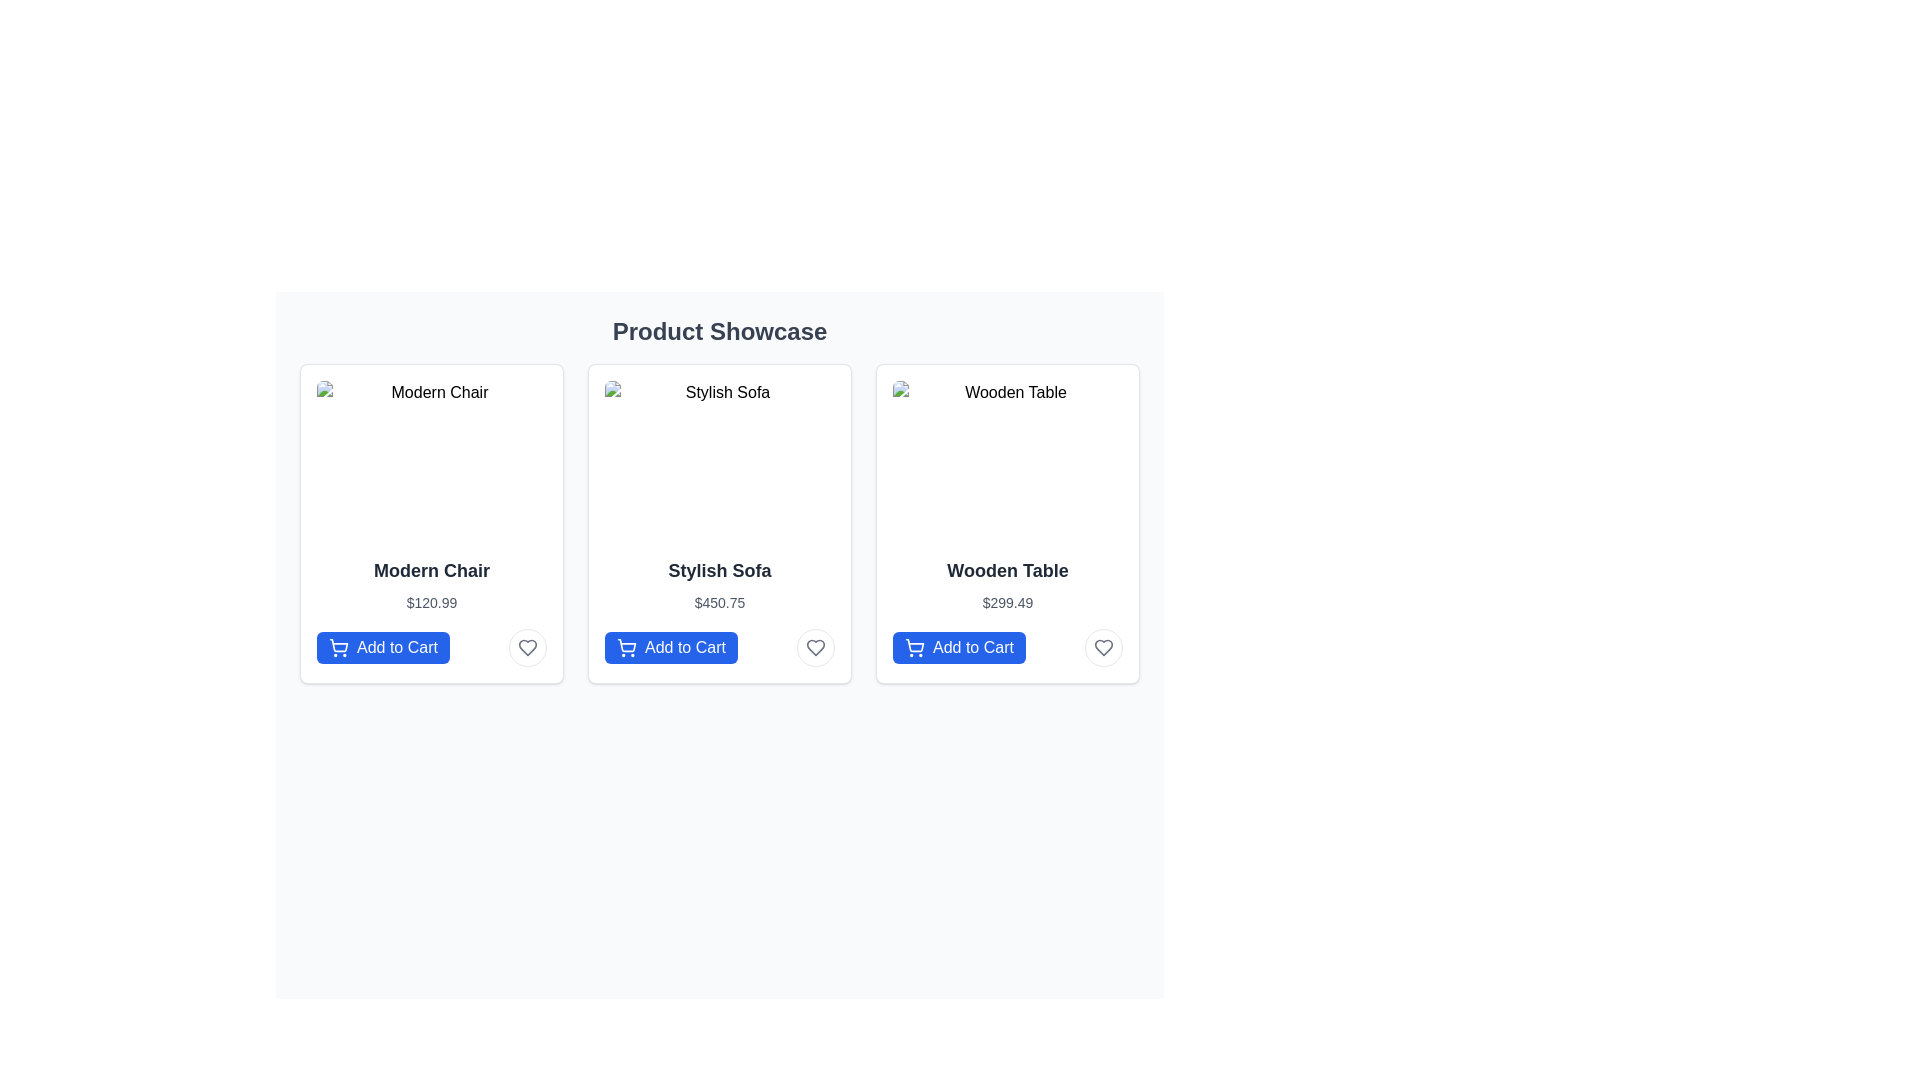 The height and width of the screenshot is (1080, 1920). I want to click on the 'Add to Cart' button, which has a blue background and white text, located at the bottom section of the 'Modern Chair' card to trigger visual feedback, so click(397, 648).